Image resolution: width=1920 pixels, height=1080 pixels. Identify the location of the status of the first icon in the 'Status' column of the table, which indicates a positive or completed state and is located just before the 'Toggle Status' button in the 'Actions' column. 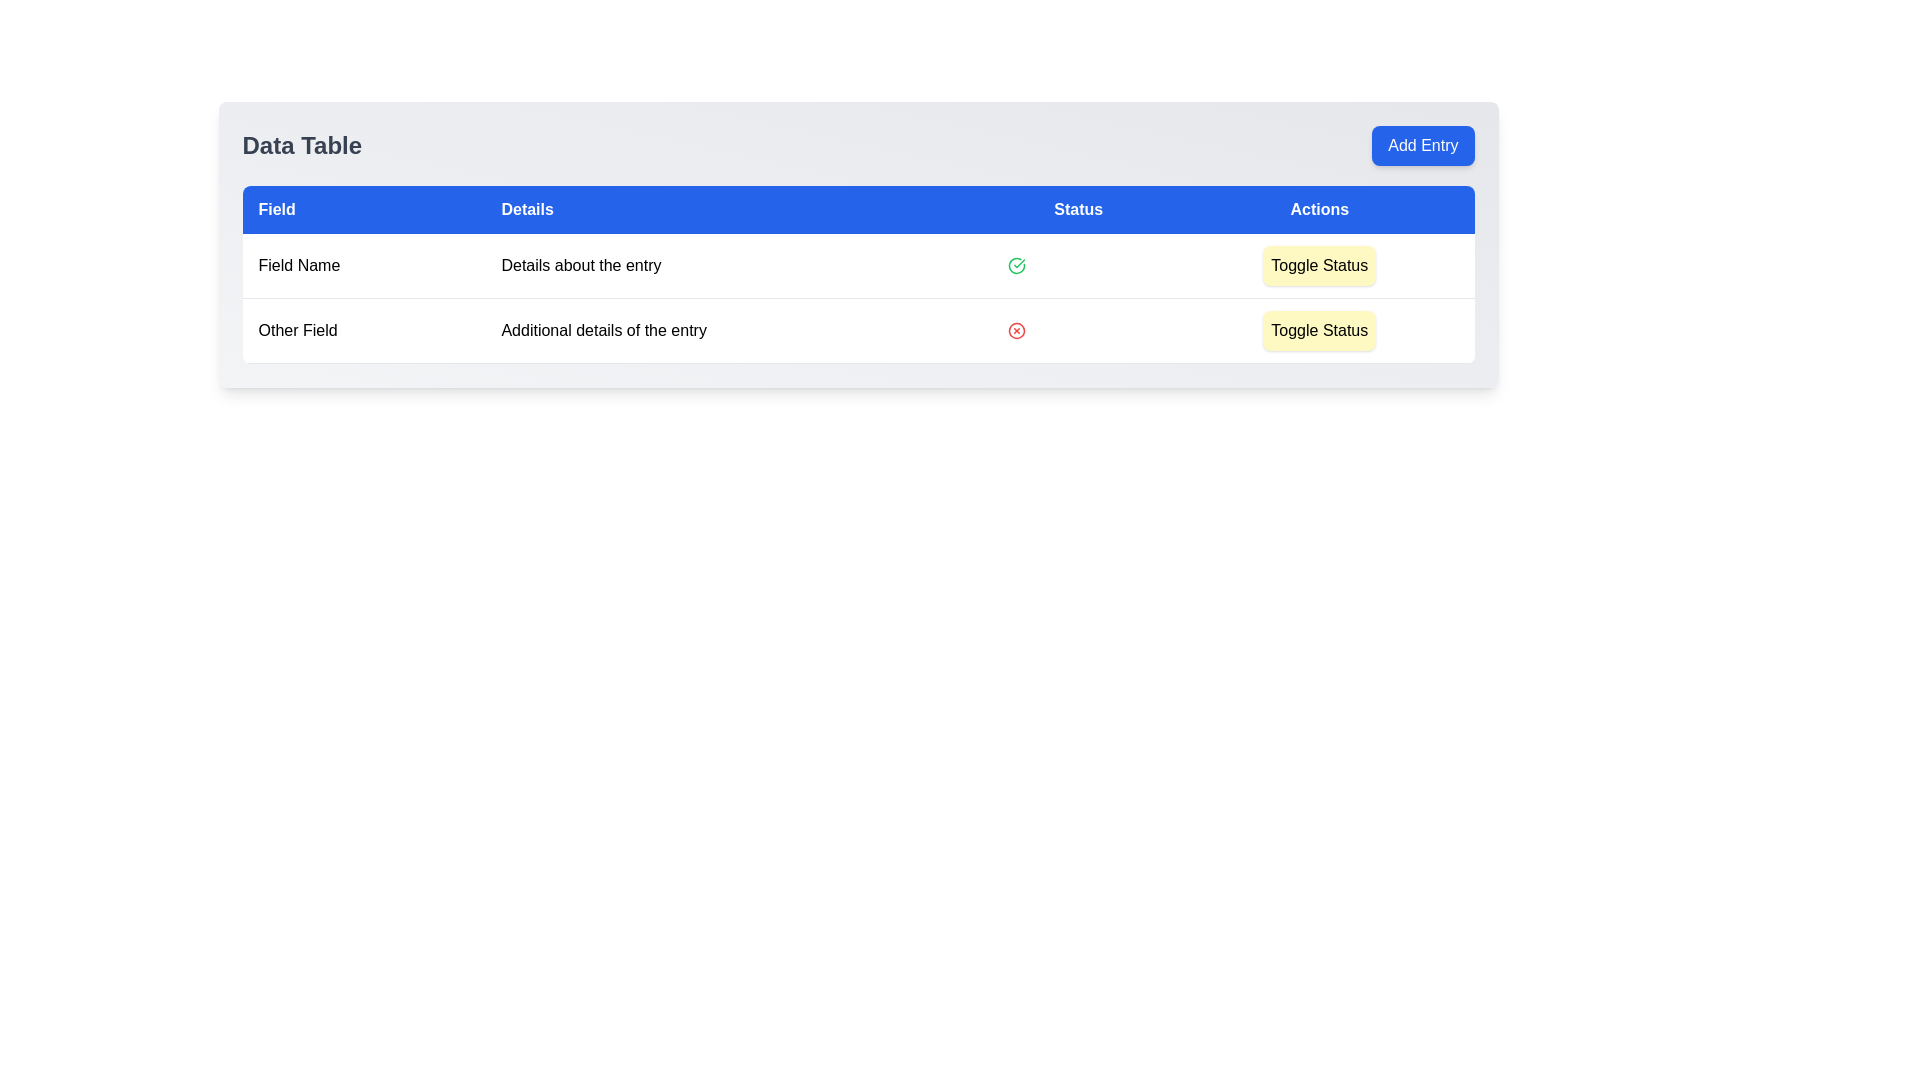
(1017, 265).